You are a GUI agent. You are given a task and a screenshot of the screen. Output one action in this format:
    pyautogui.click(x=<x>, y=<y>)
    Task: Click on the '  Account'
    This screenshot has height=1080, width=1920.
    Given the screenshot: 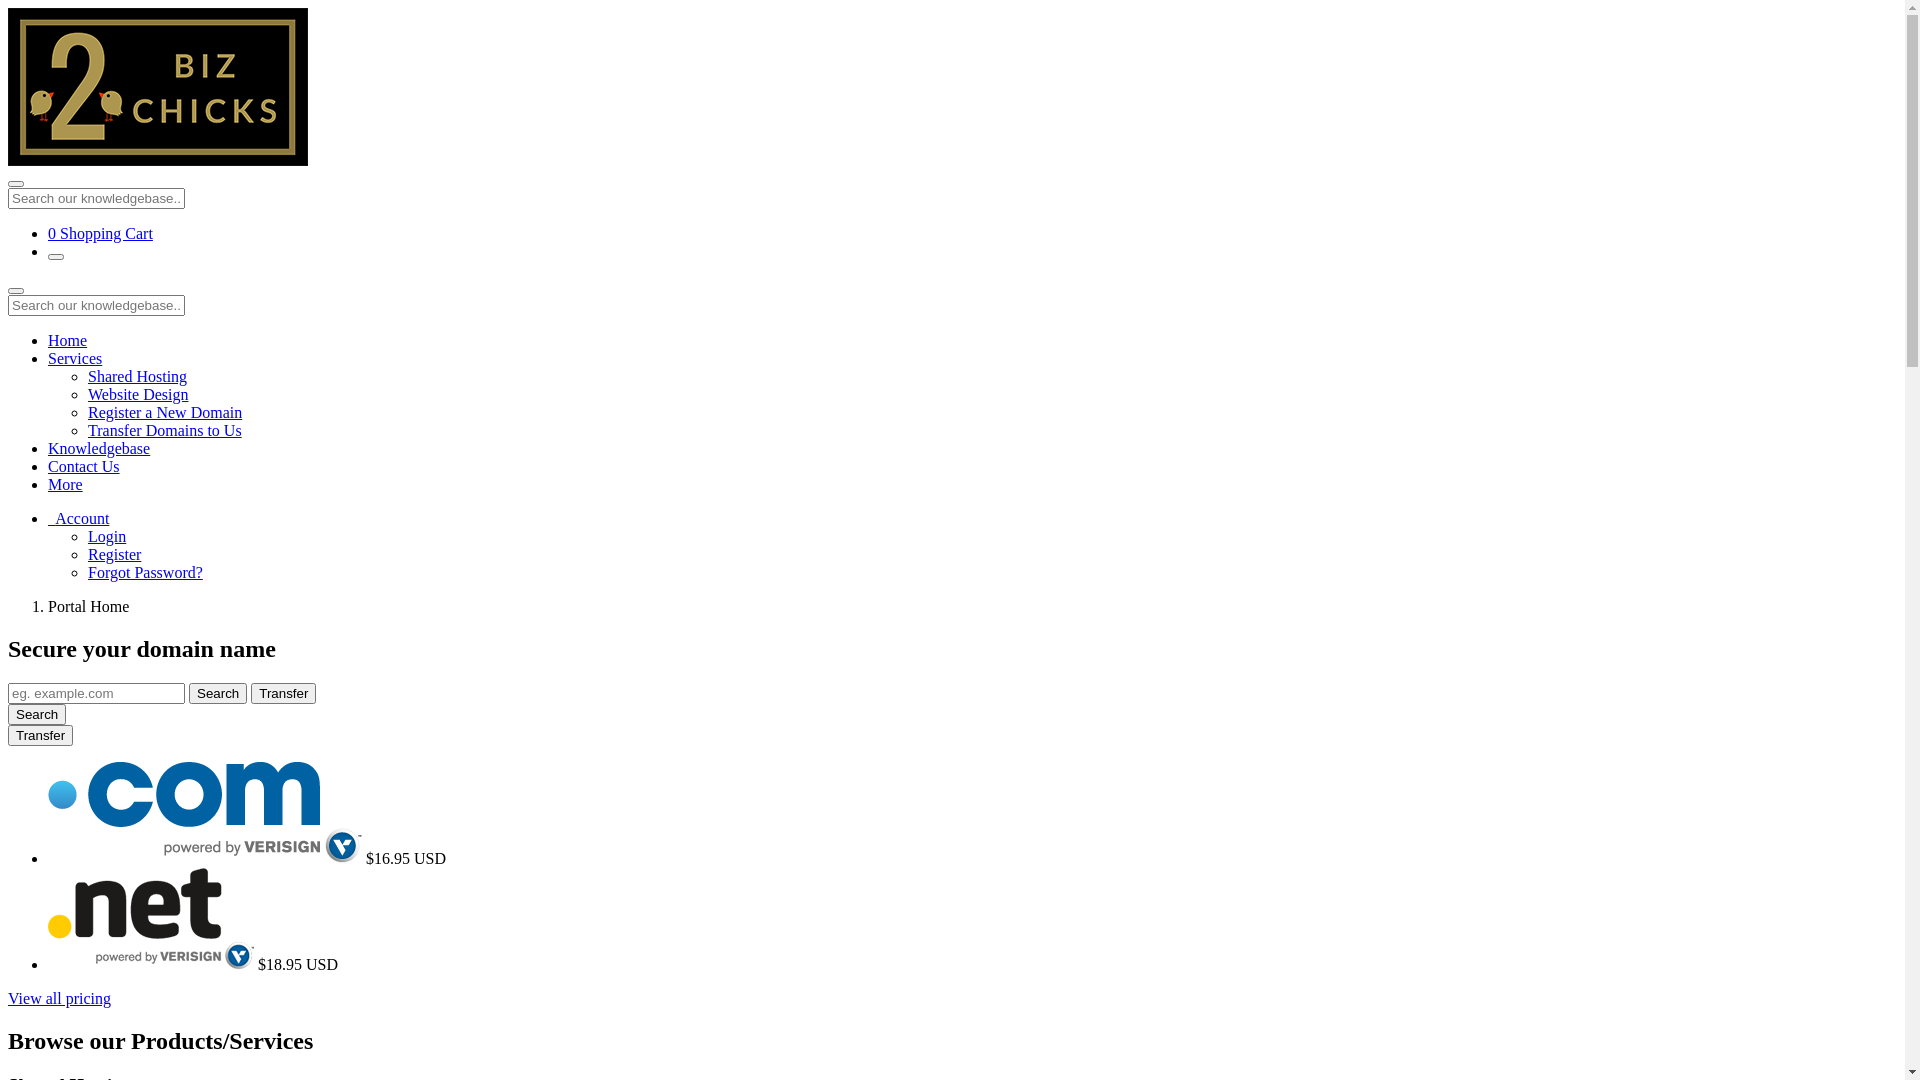 What is the action you would take?
    pyautogui.click(x=48, y=517)
    